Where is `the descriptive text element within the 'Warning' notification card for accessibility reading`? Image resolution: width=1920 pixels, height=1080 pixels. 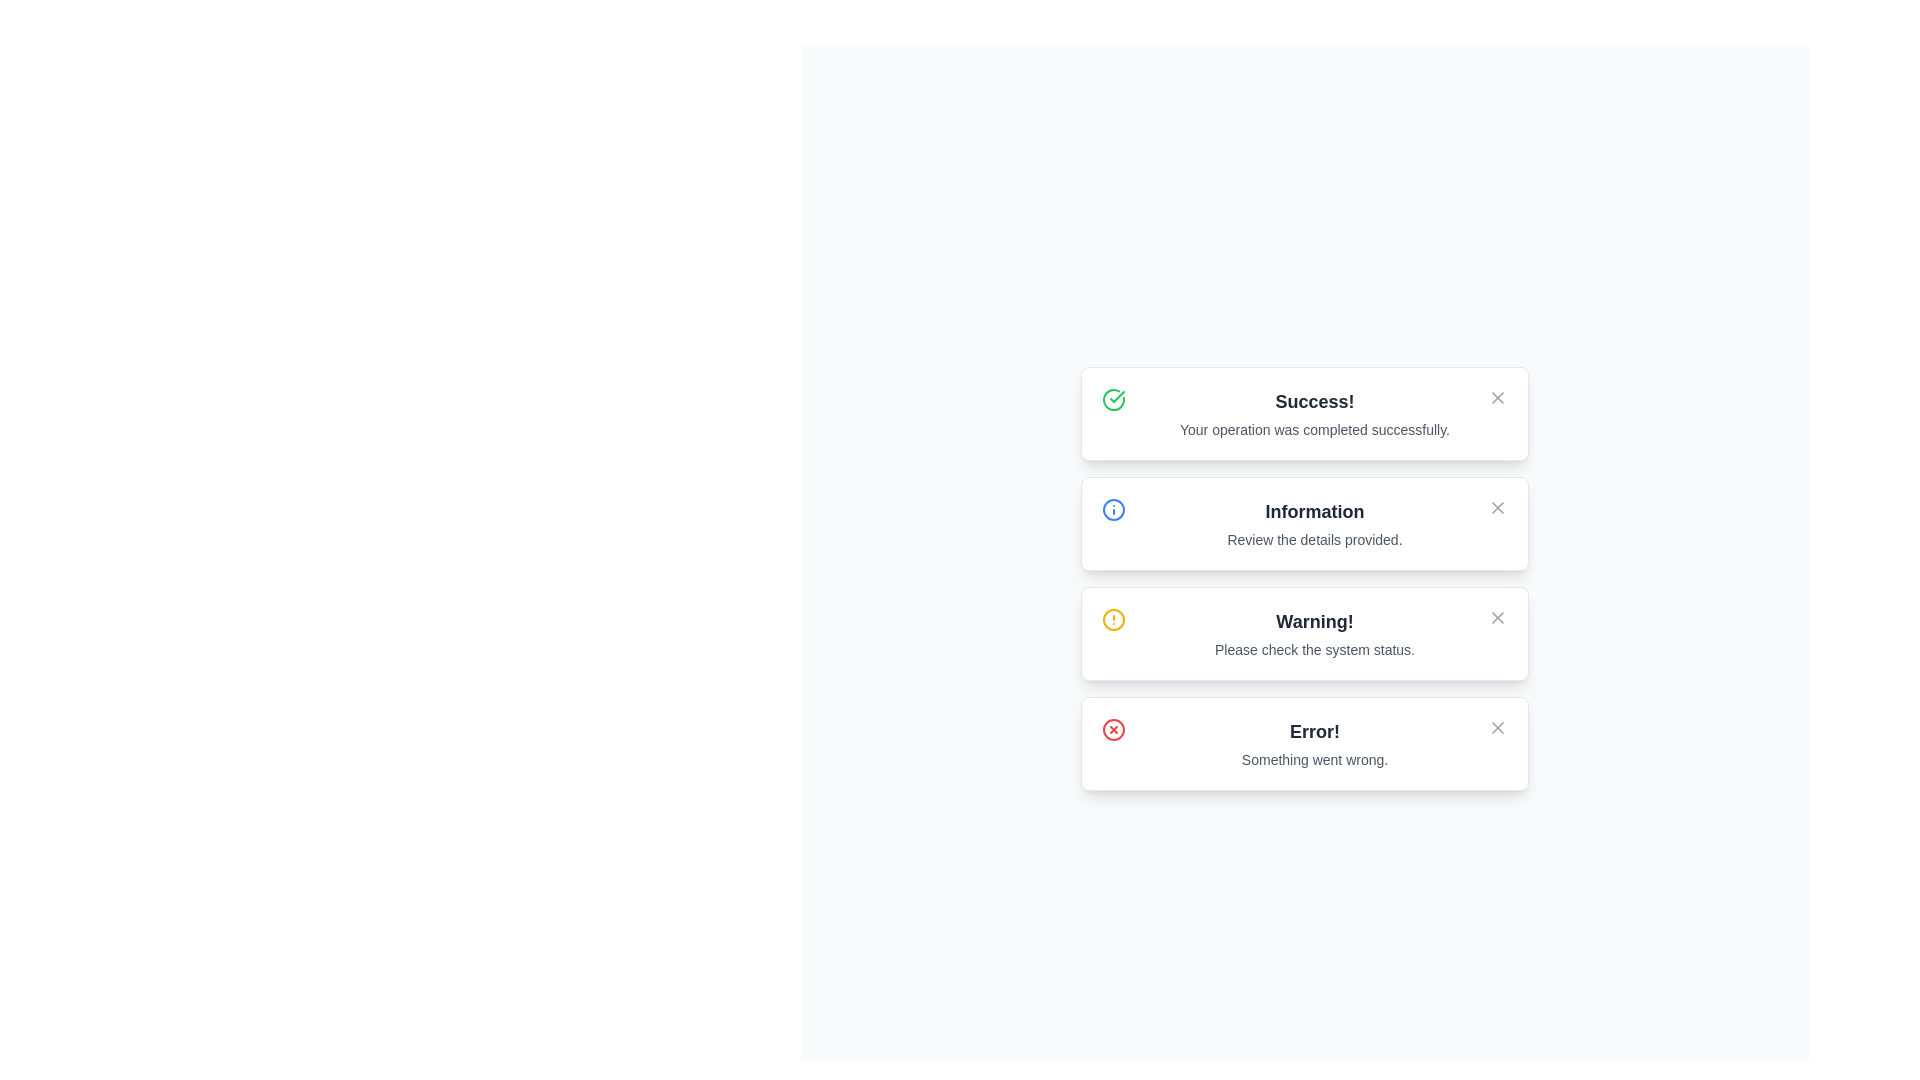
the descriptive text element within the 'Warning' notification card for accessibility reading is located at coordinates (1315, 650).